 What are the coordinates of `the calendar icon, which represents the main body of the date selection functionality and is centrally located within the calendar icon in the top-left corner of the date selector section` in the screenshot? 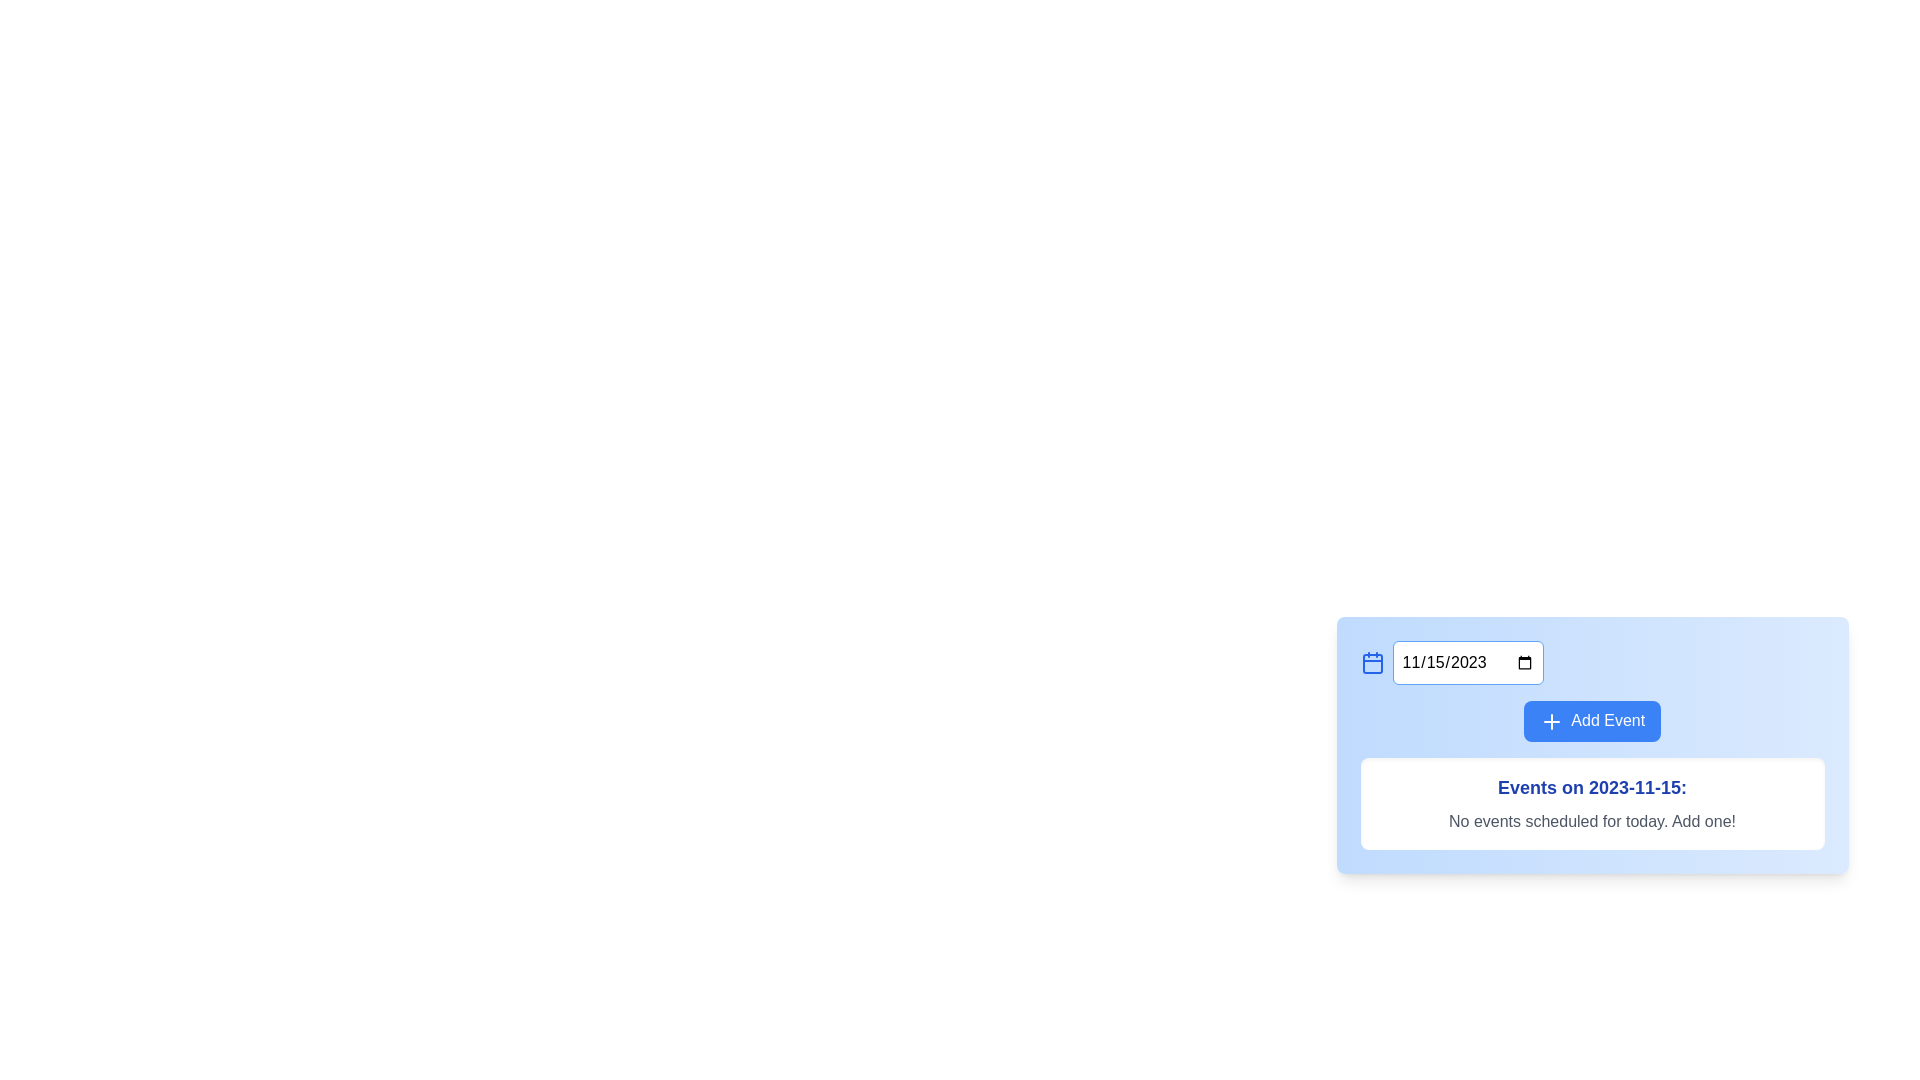 It's located at (1371, 663).